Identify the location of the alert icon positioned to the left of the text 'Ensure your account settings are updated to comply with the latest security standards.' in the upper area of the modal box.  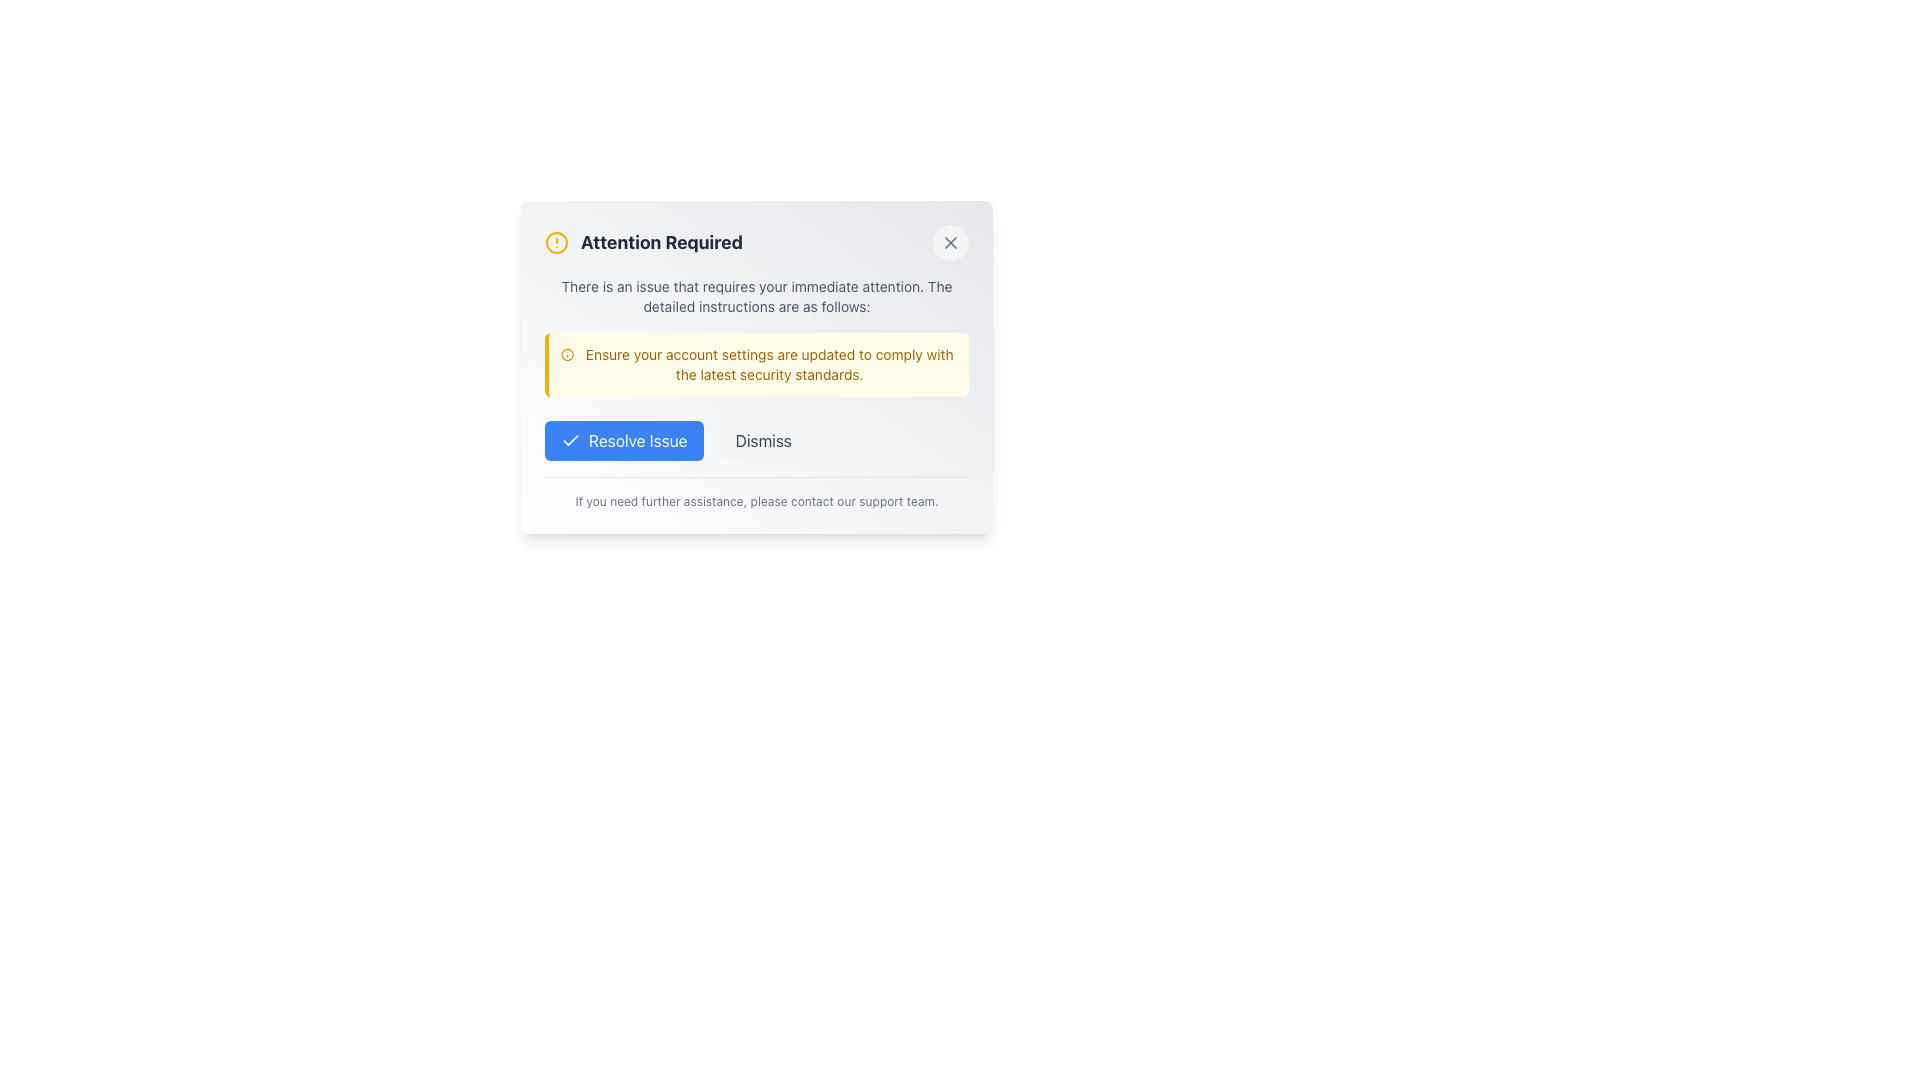
(566, 353).